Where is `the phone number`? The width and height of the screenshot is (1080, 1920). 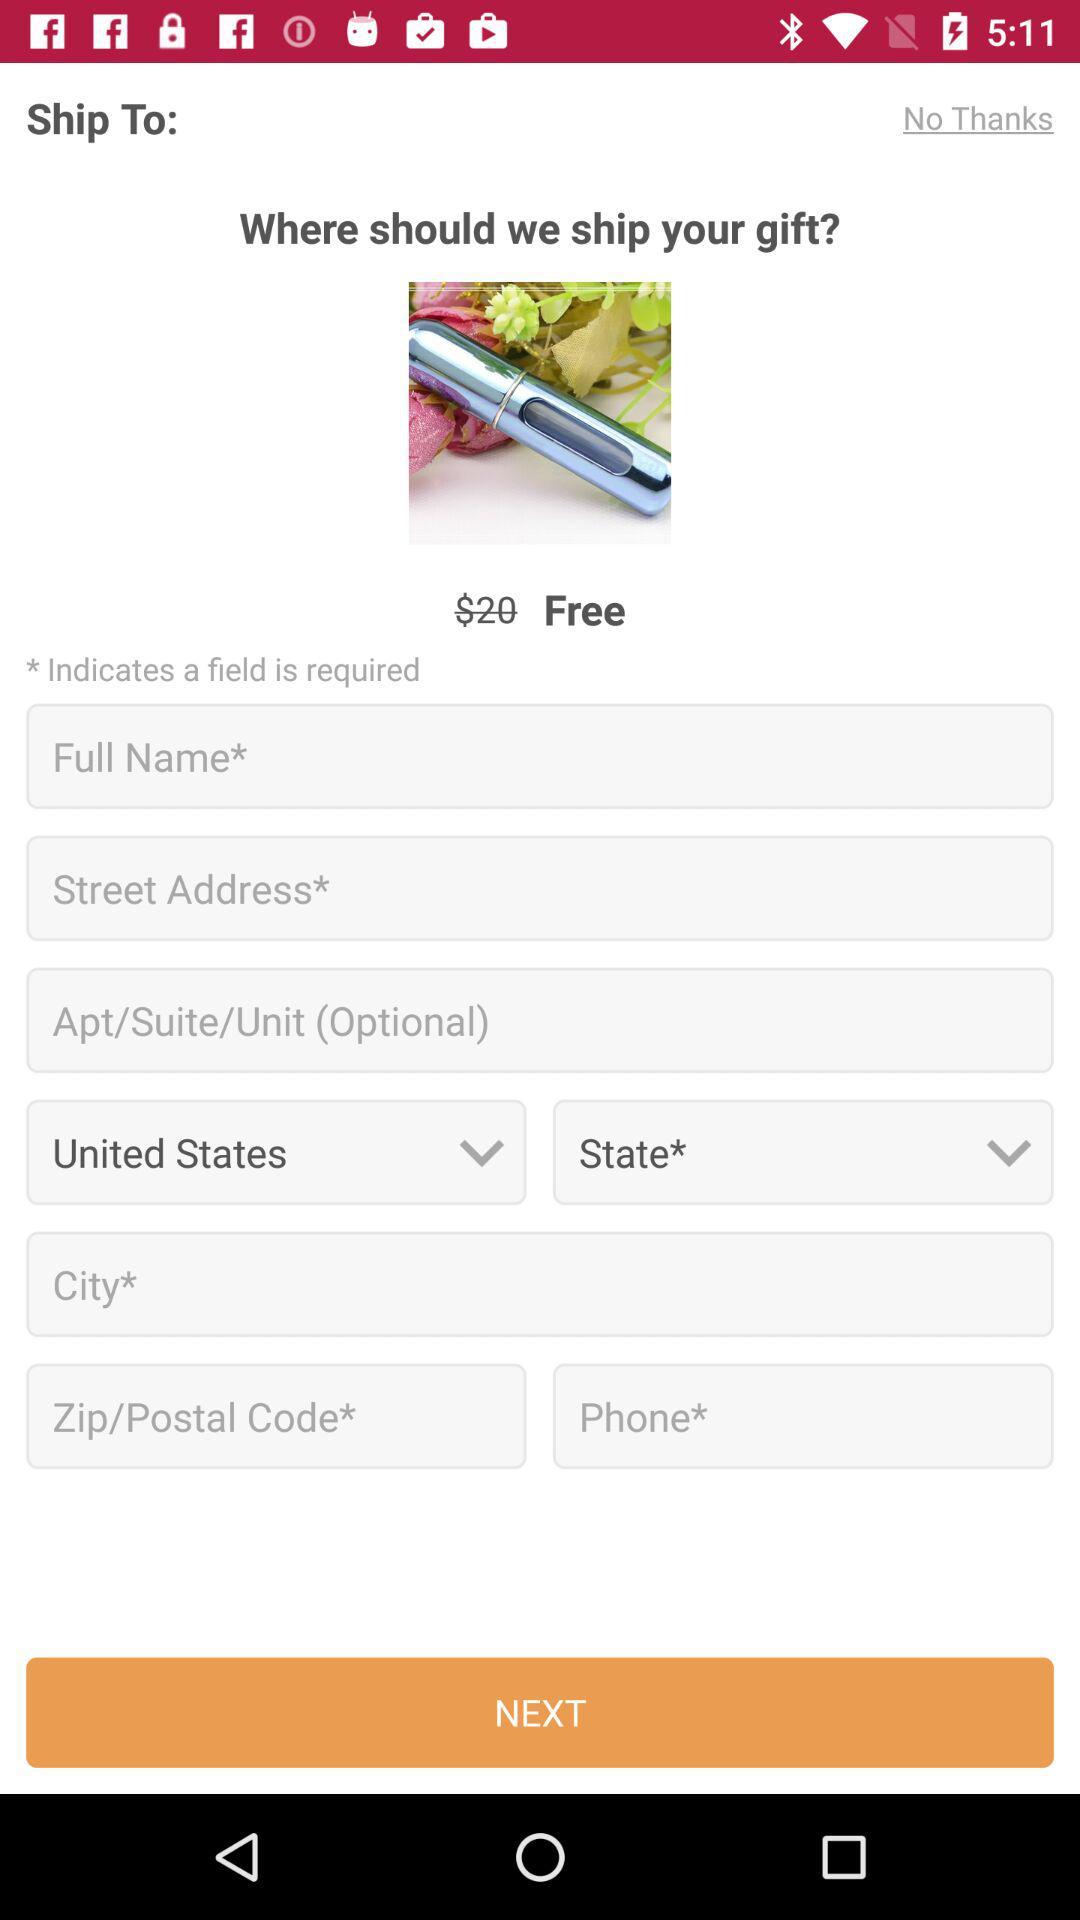
the phone number is located at coordinates (802, 1415).